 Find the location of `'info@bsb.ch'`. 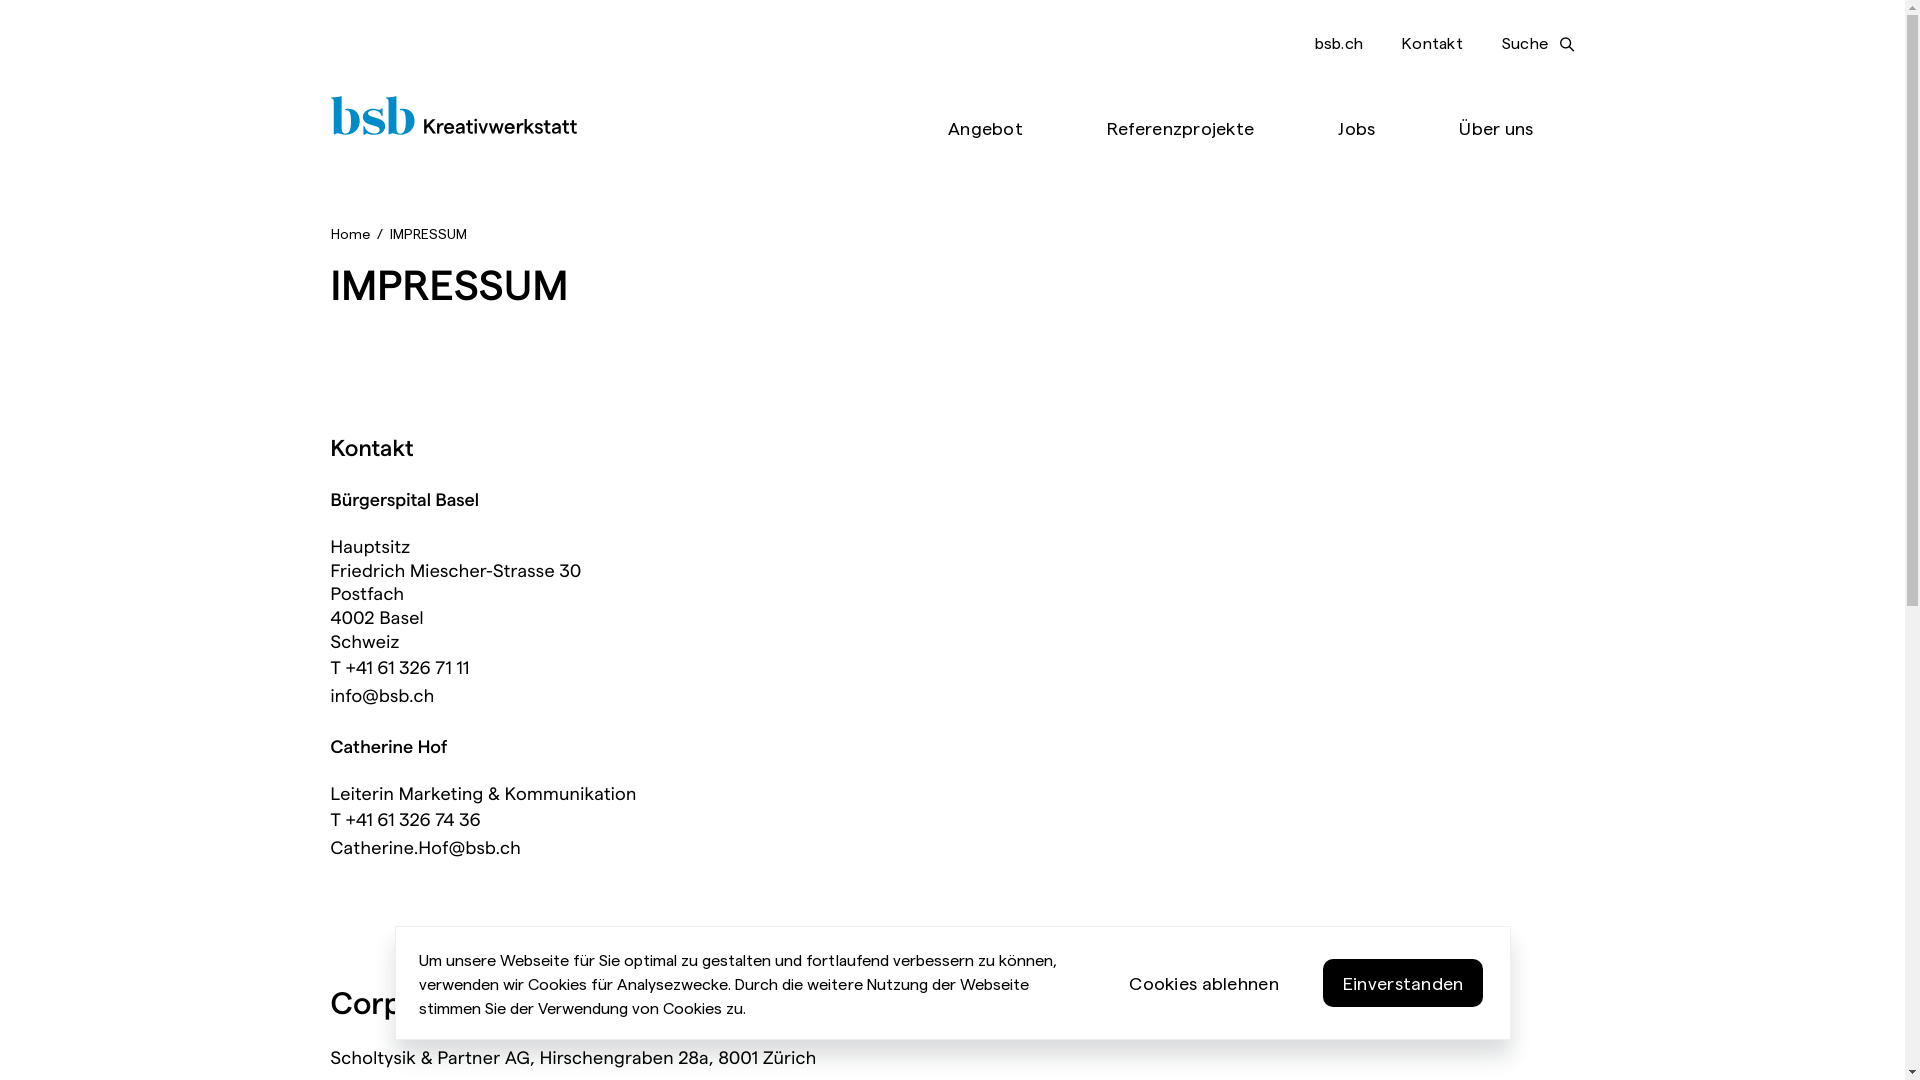

'info@bsb.ch' is located at coordinates (382, 693).